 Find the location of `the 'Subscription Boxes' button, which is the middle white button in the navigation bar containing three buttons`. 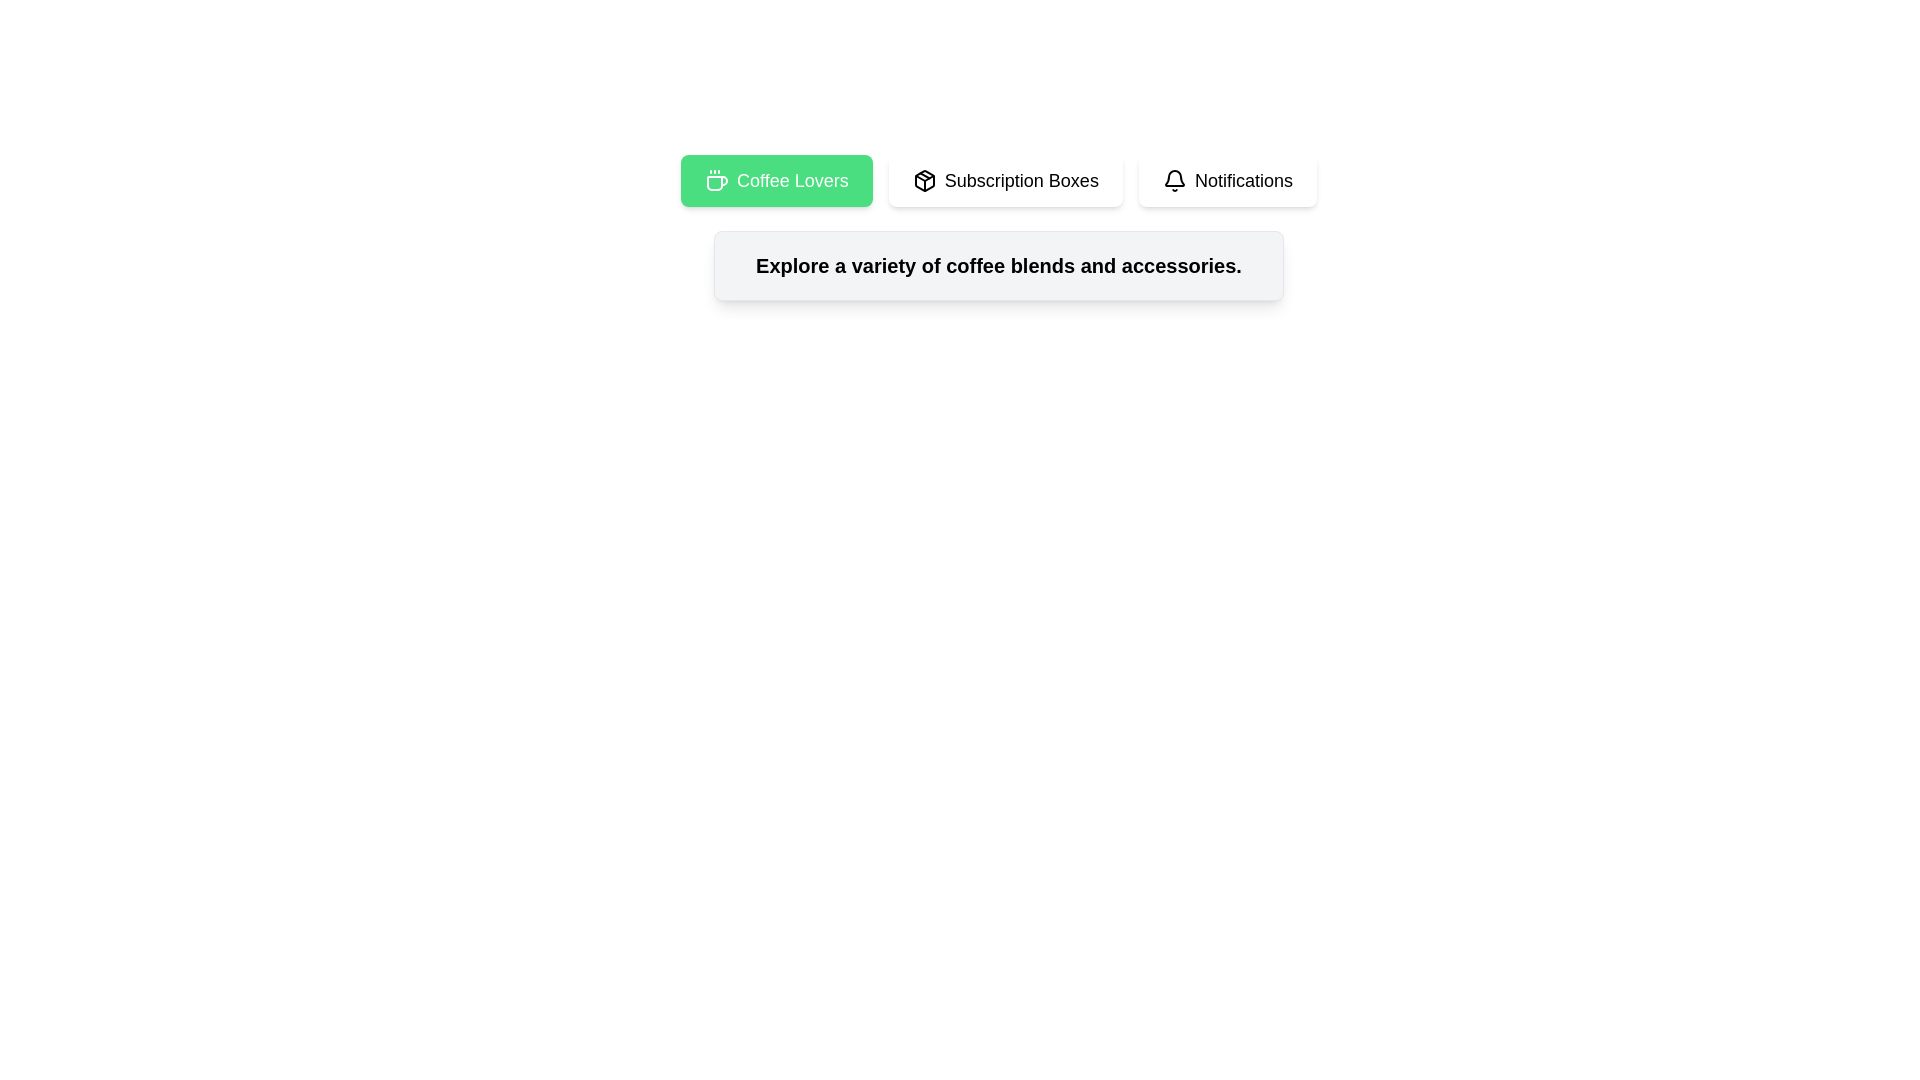

the 'Subscription Boxes' button, which is the middle white button in the navigation bar containing three buttons is located at coordinates (998, 181).